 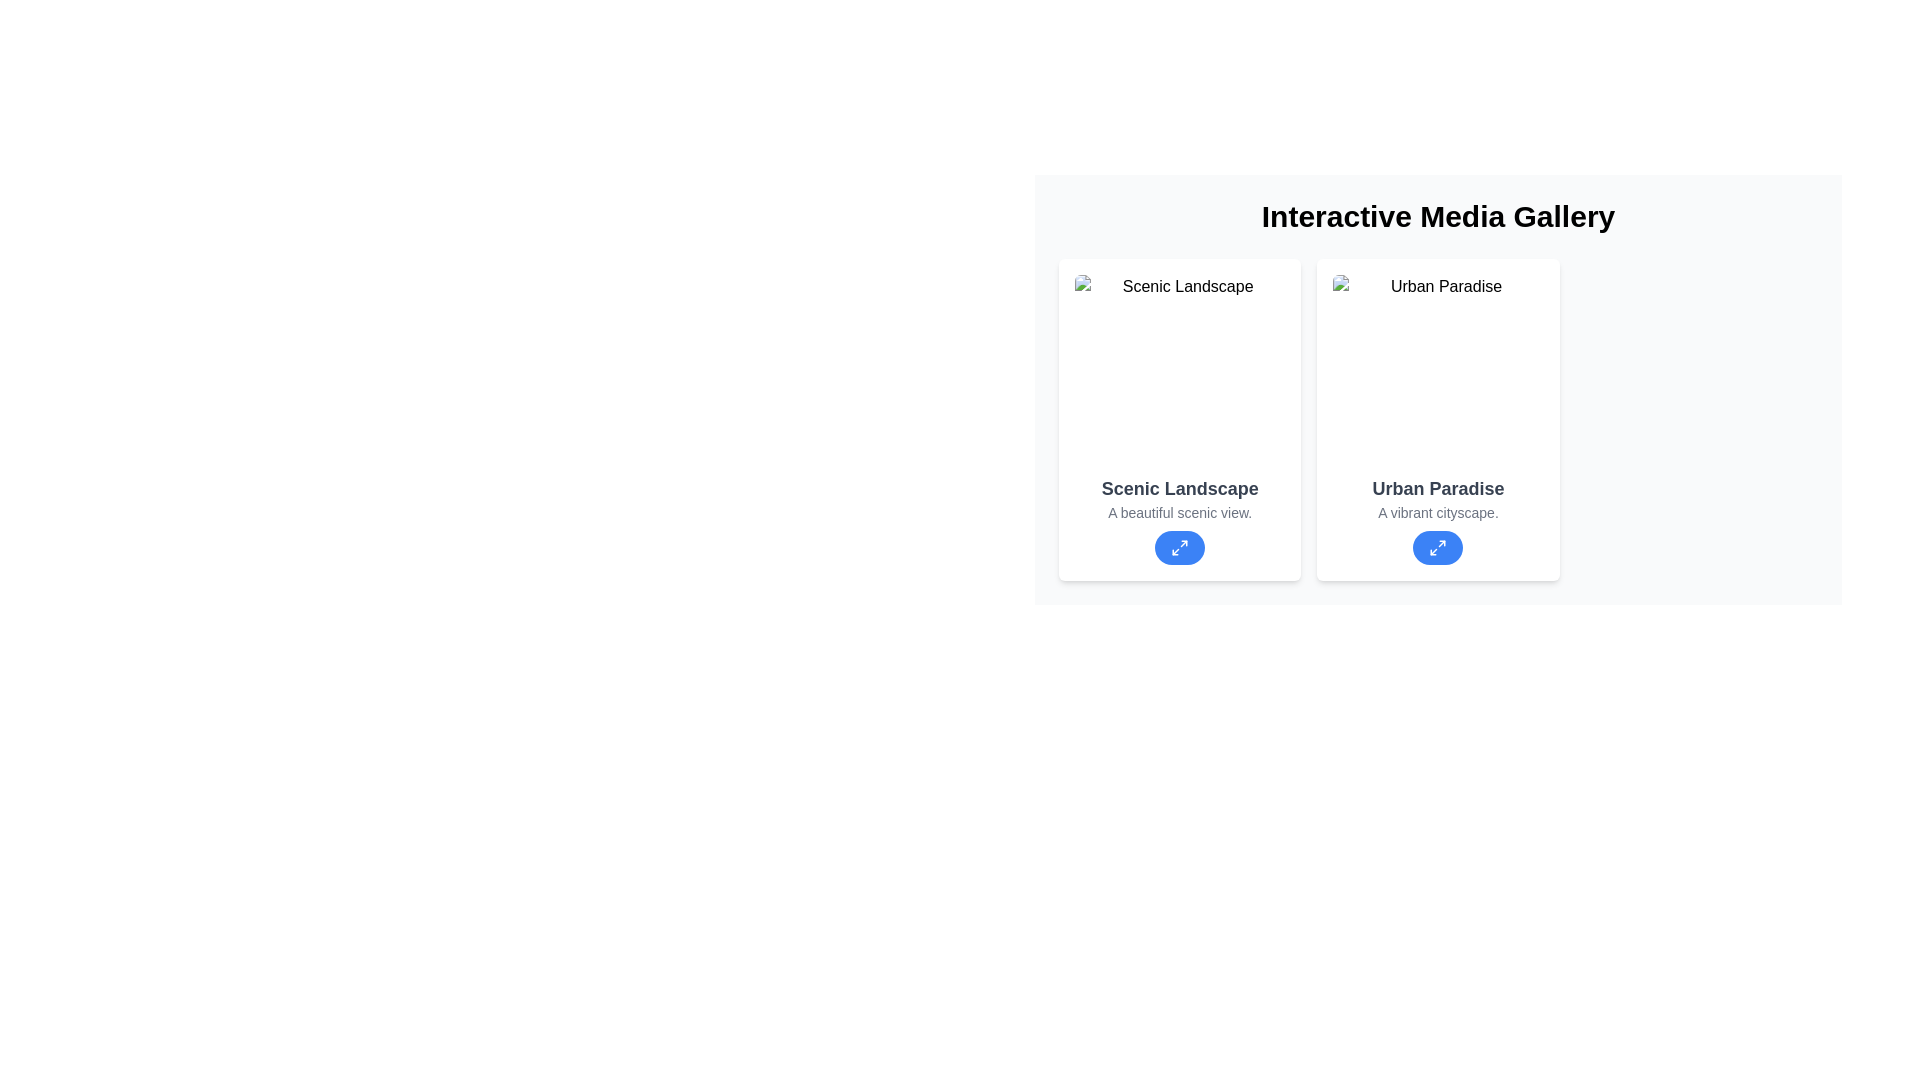 What do you see at coordinates (1180, 370) in the screenshot?
I see `the scenic landscape image at the top of the card, which is rectangular with rounded corners and located in the left section of a horizontally arranged gallery grid` at bounding box center [1180, 370].